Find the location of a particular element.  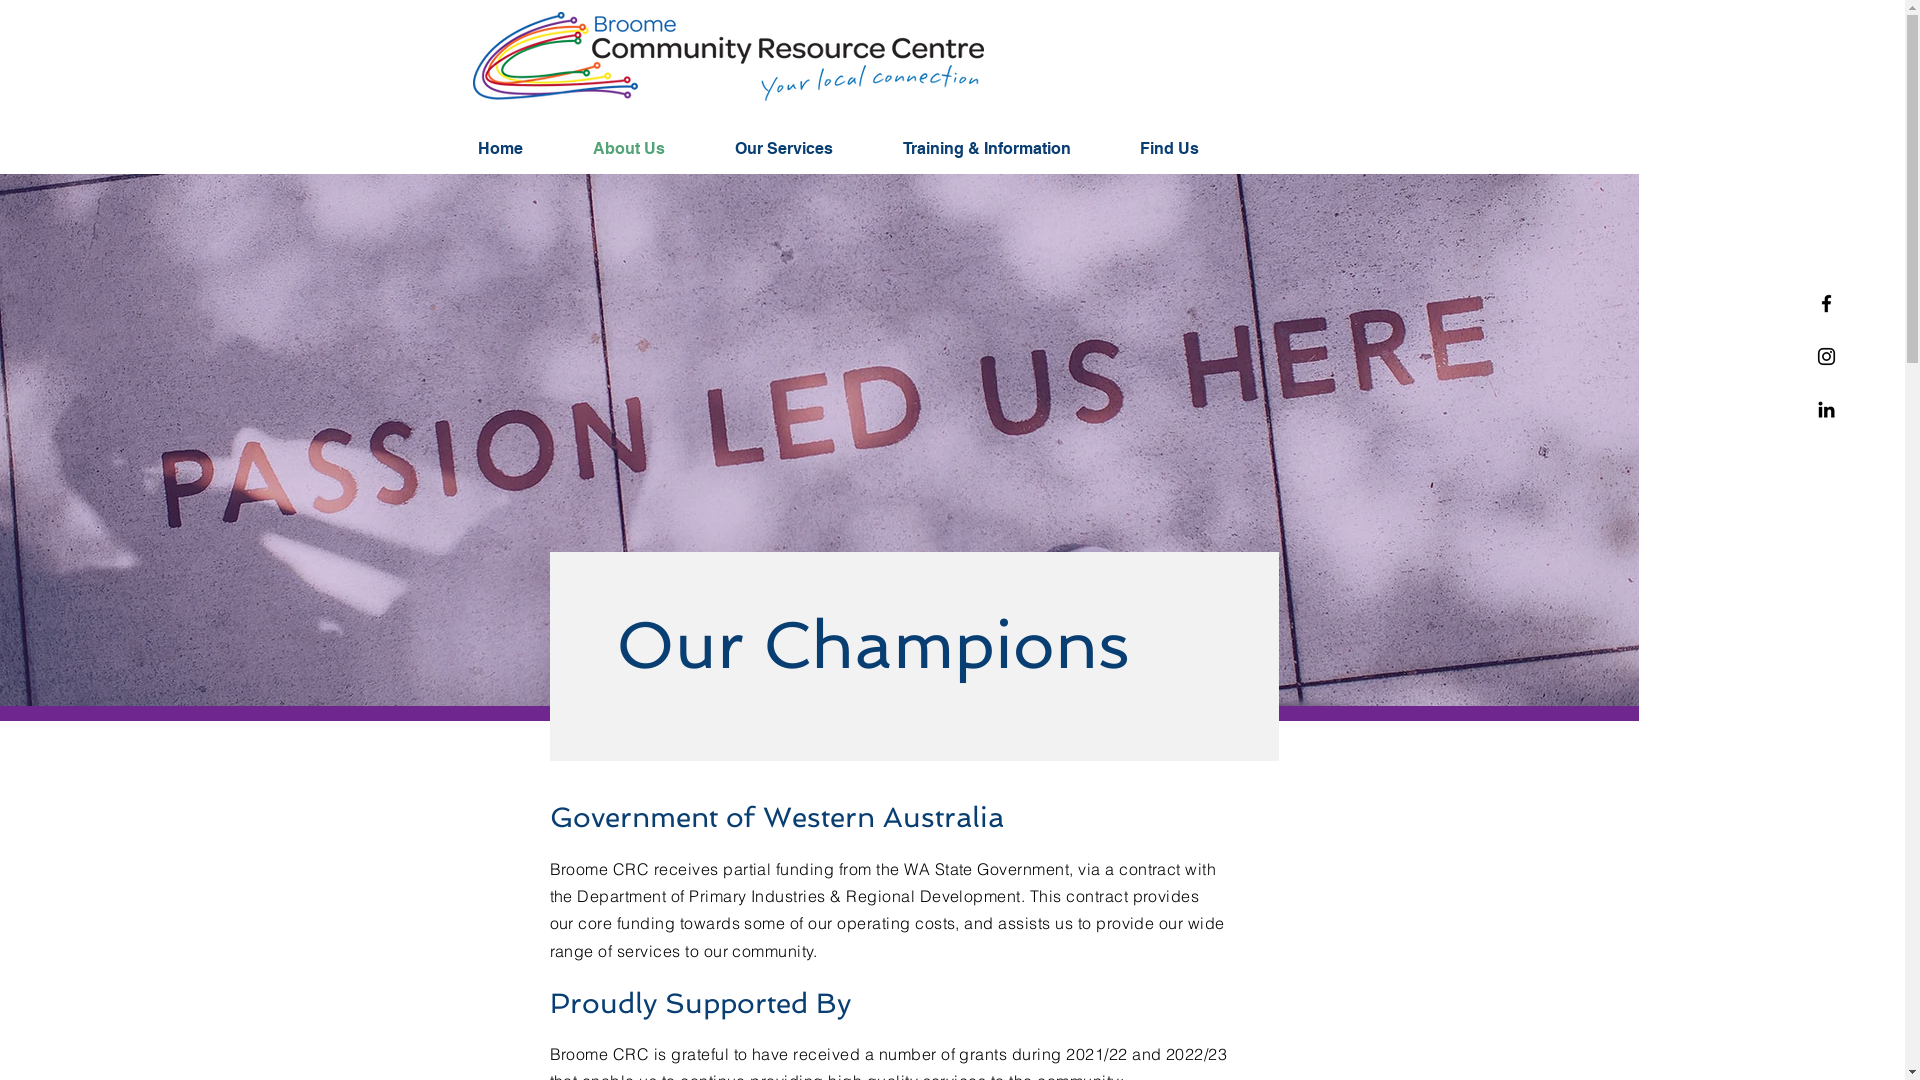

'Training & Information' is located at coordinates (1006, 148).